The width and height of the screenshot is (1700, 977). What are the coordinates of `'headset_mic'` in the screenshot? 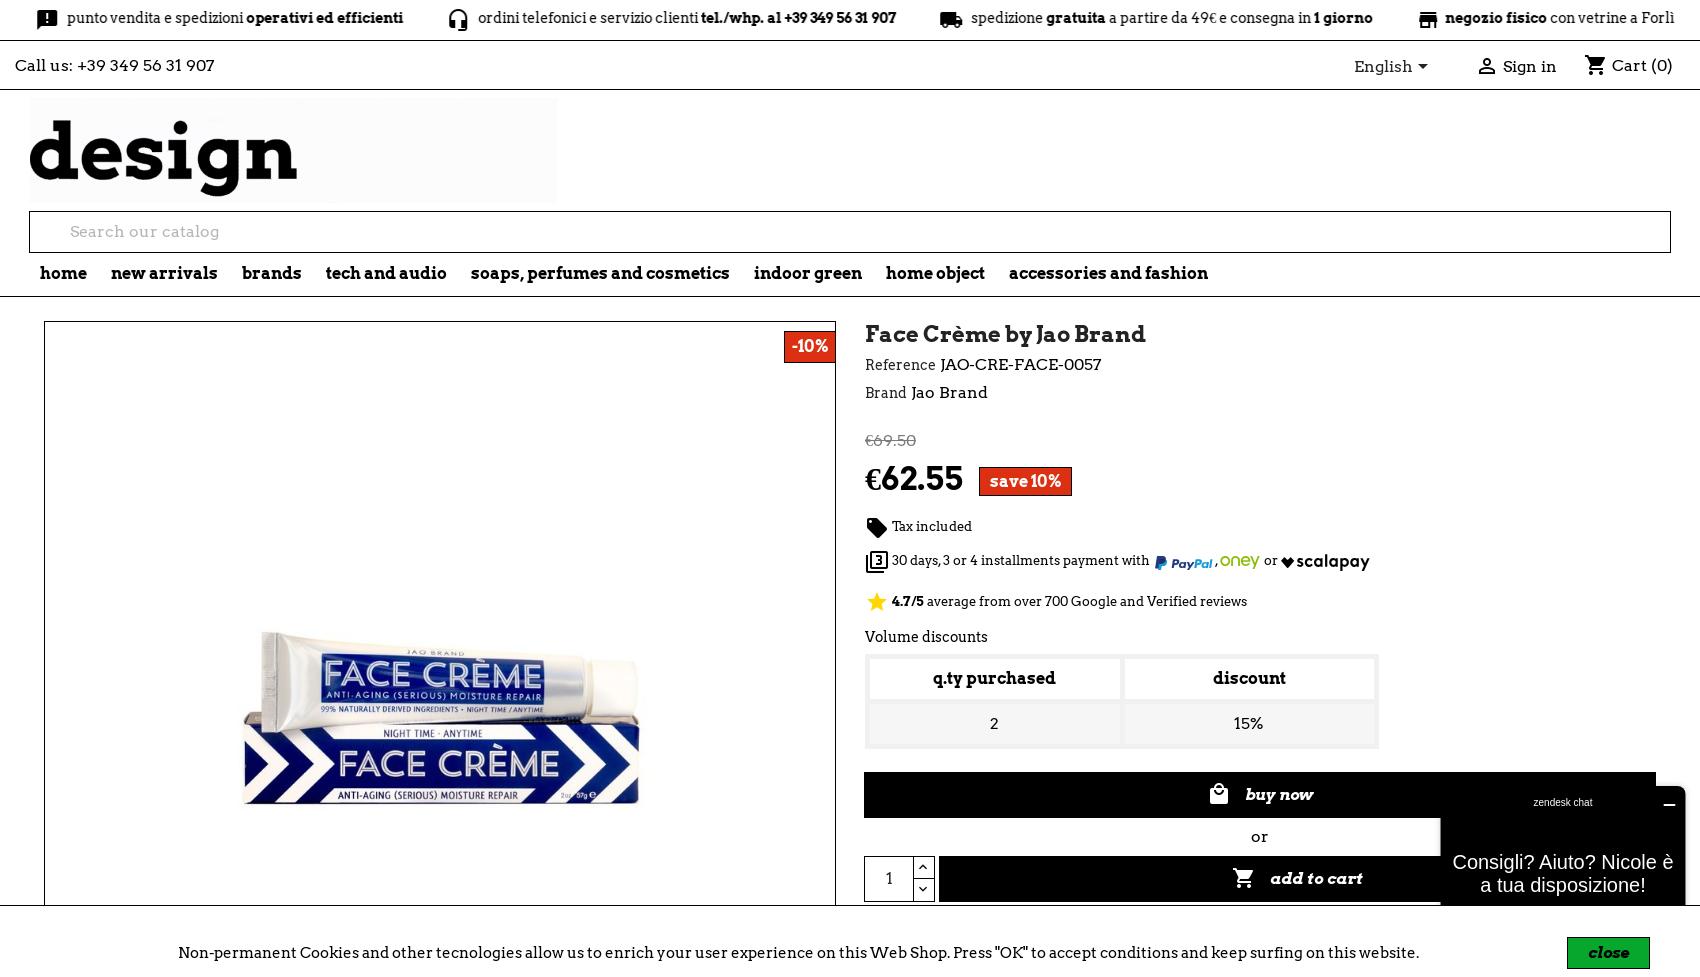 It's located at (368, 20).